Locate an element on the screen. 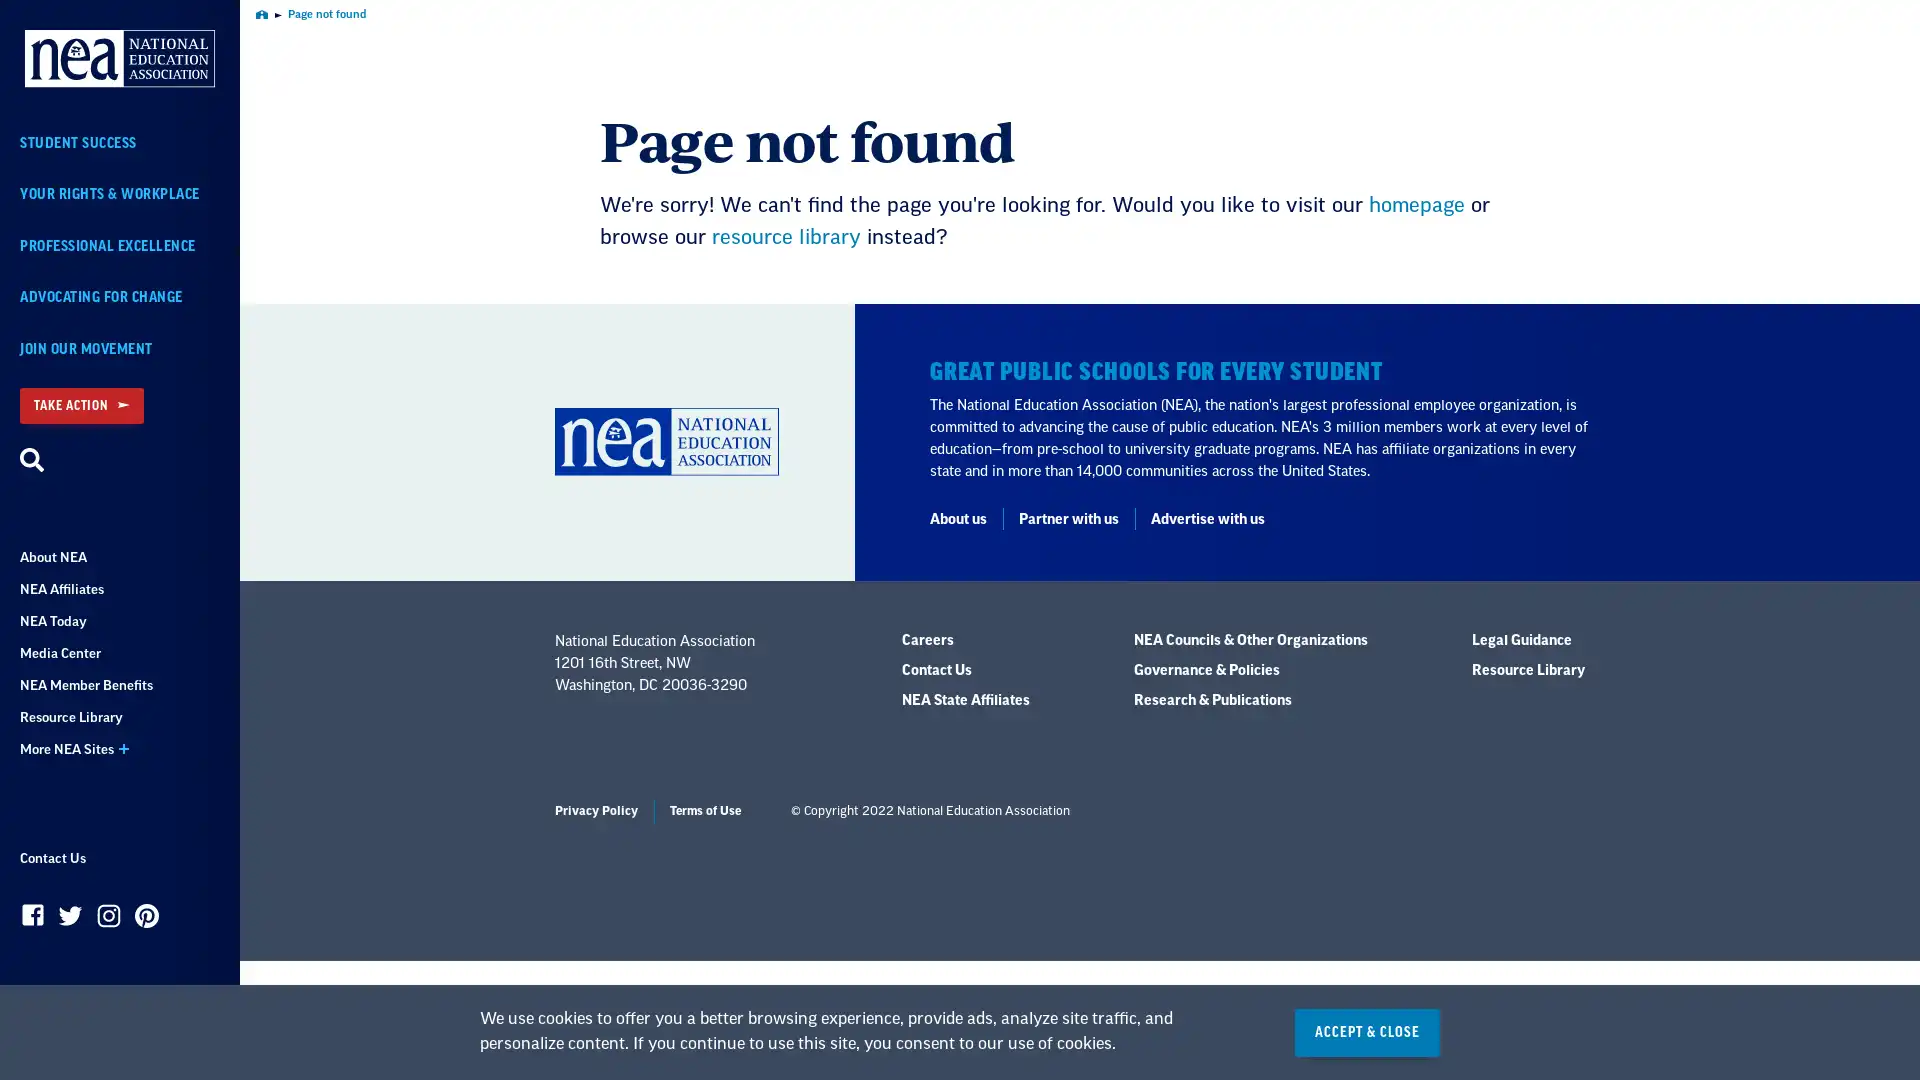 Image resolution: width=1920 pixels, height=1080 pixels. Search is located at coordinates (32, 461).